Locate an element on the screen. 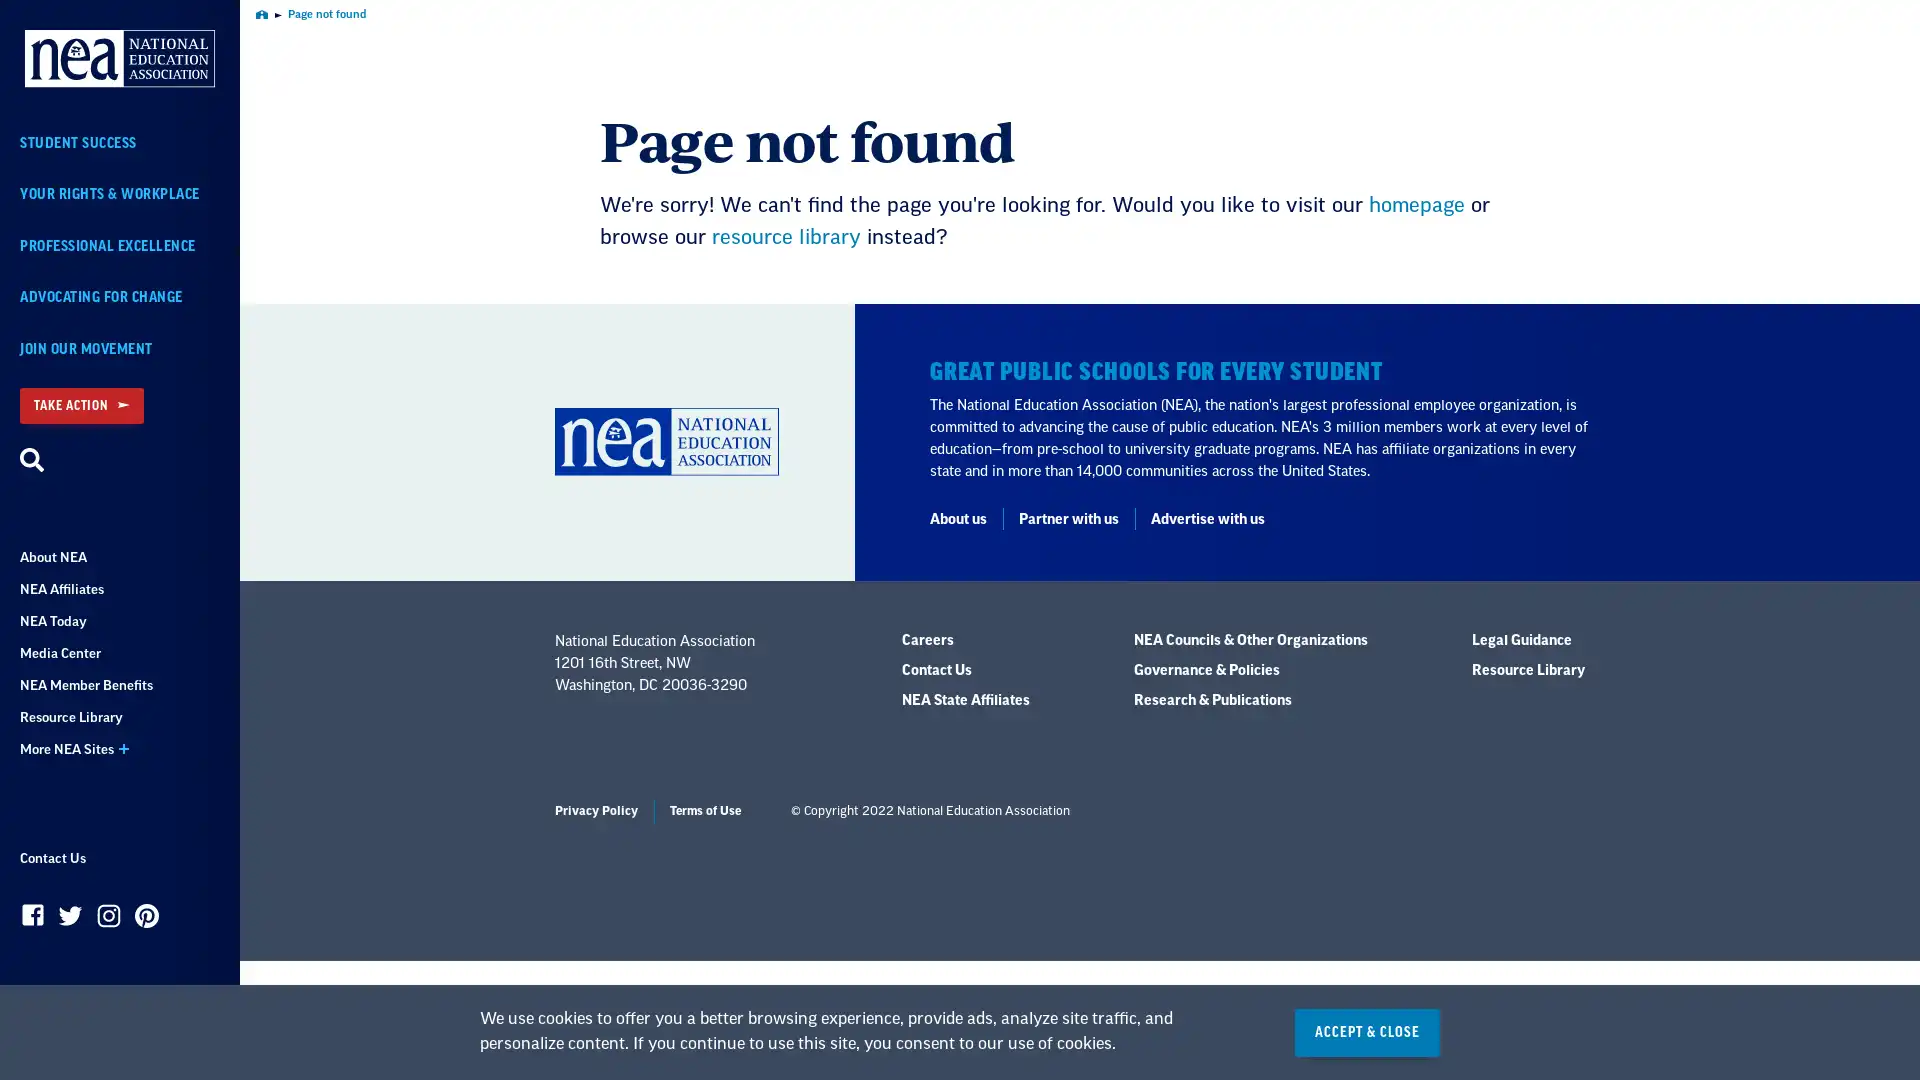 Image resolution: width=1920 pixels, height=1080 pixels. Search is located at coordinates (32, 461).